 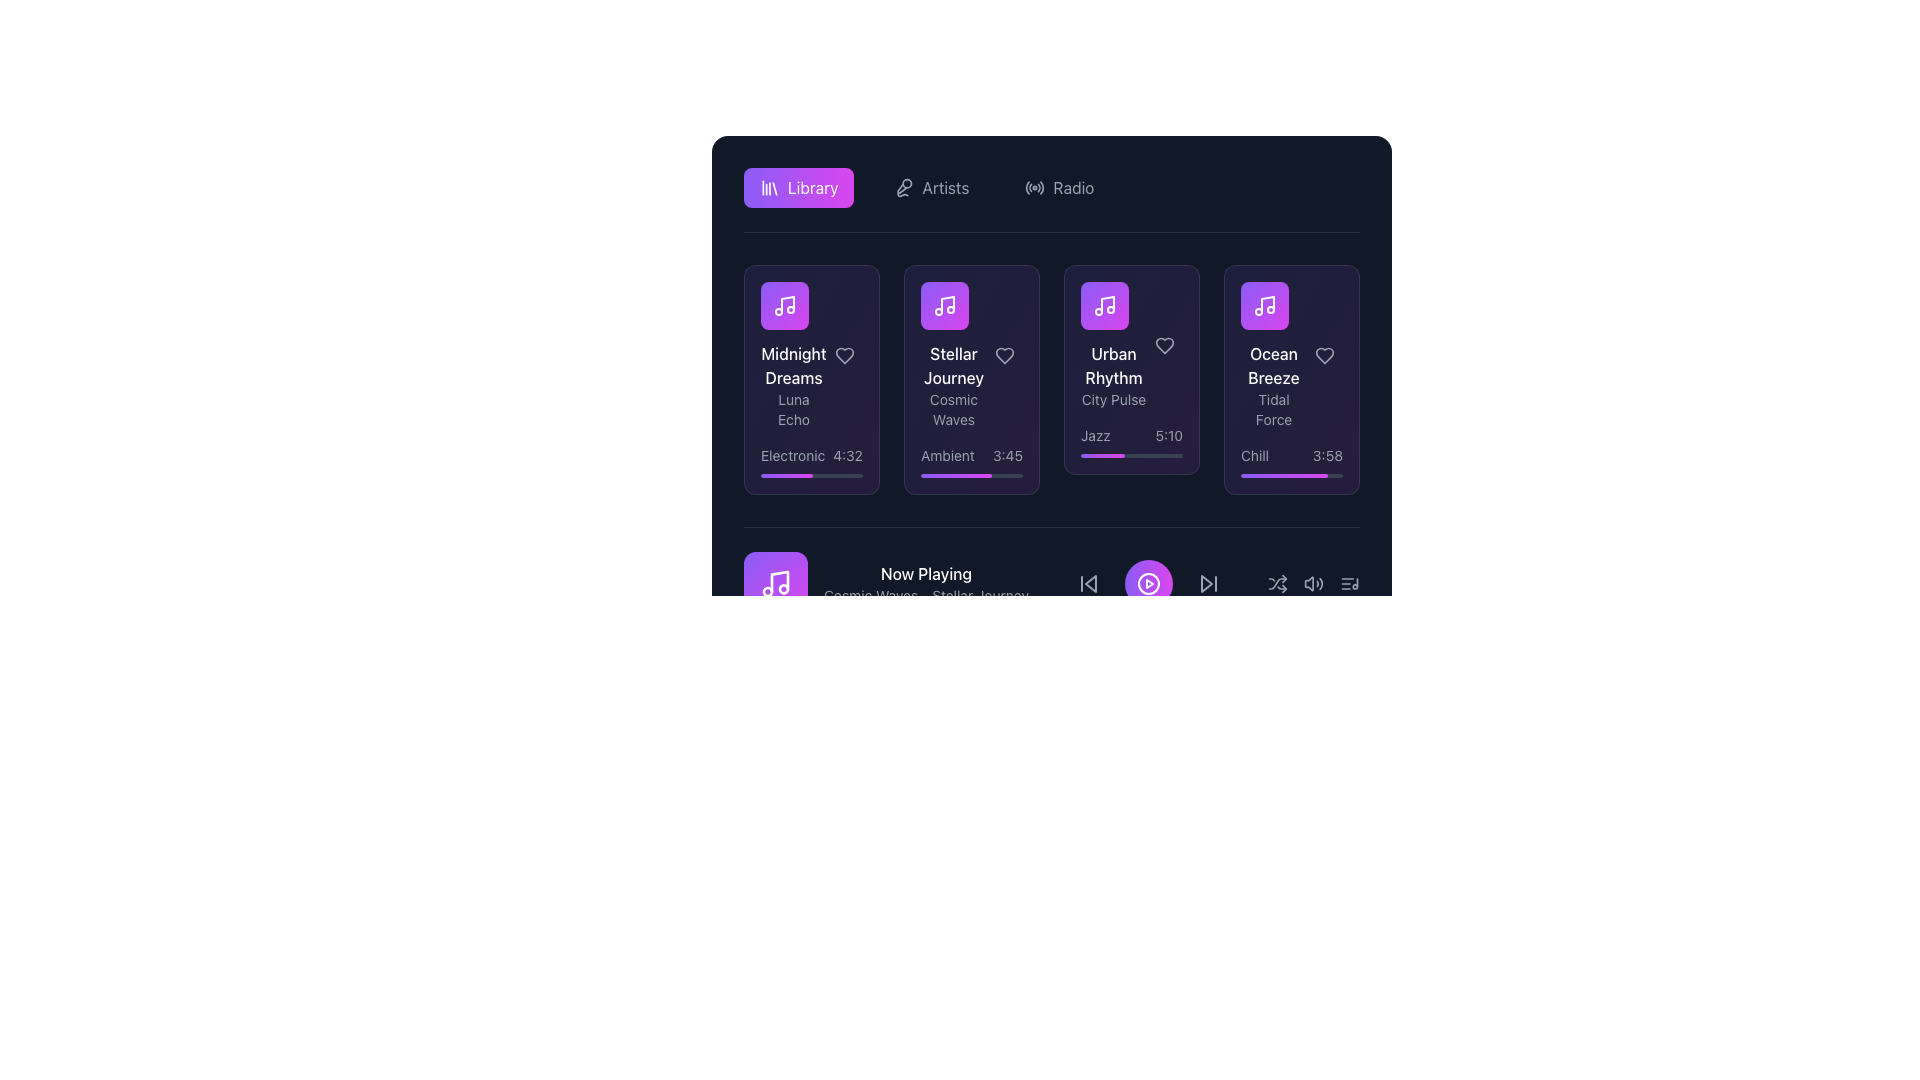 What do you see at coordinates (1276, 583) in the screenshot?
I see `the shuffle mode toggle button located on the leftmost side of the Now Playing control bar to change the icon's color` at bounding box center [1276, 583].